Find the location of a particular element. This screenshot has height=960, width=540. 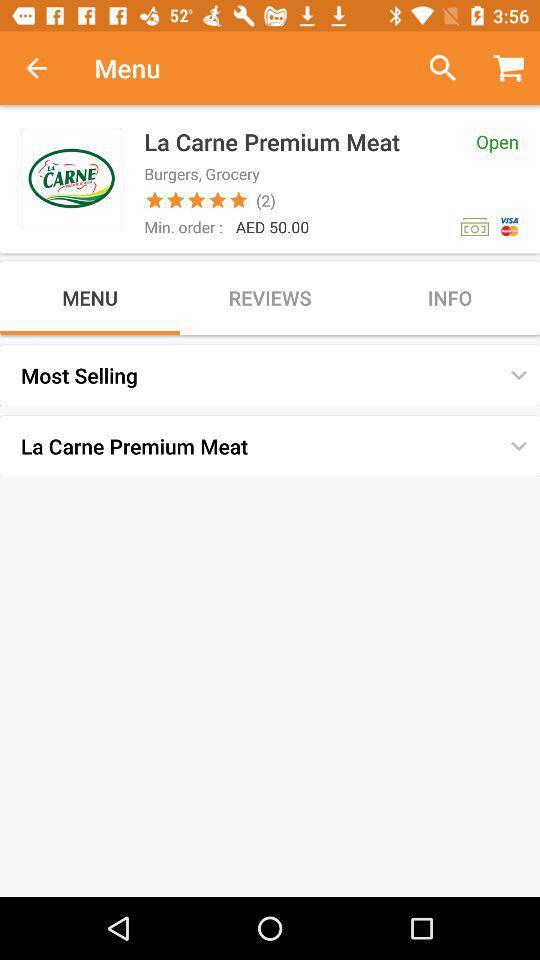

icon to the left of the menu icon is located at coordinates (47, 68).